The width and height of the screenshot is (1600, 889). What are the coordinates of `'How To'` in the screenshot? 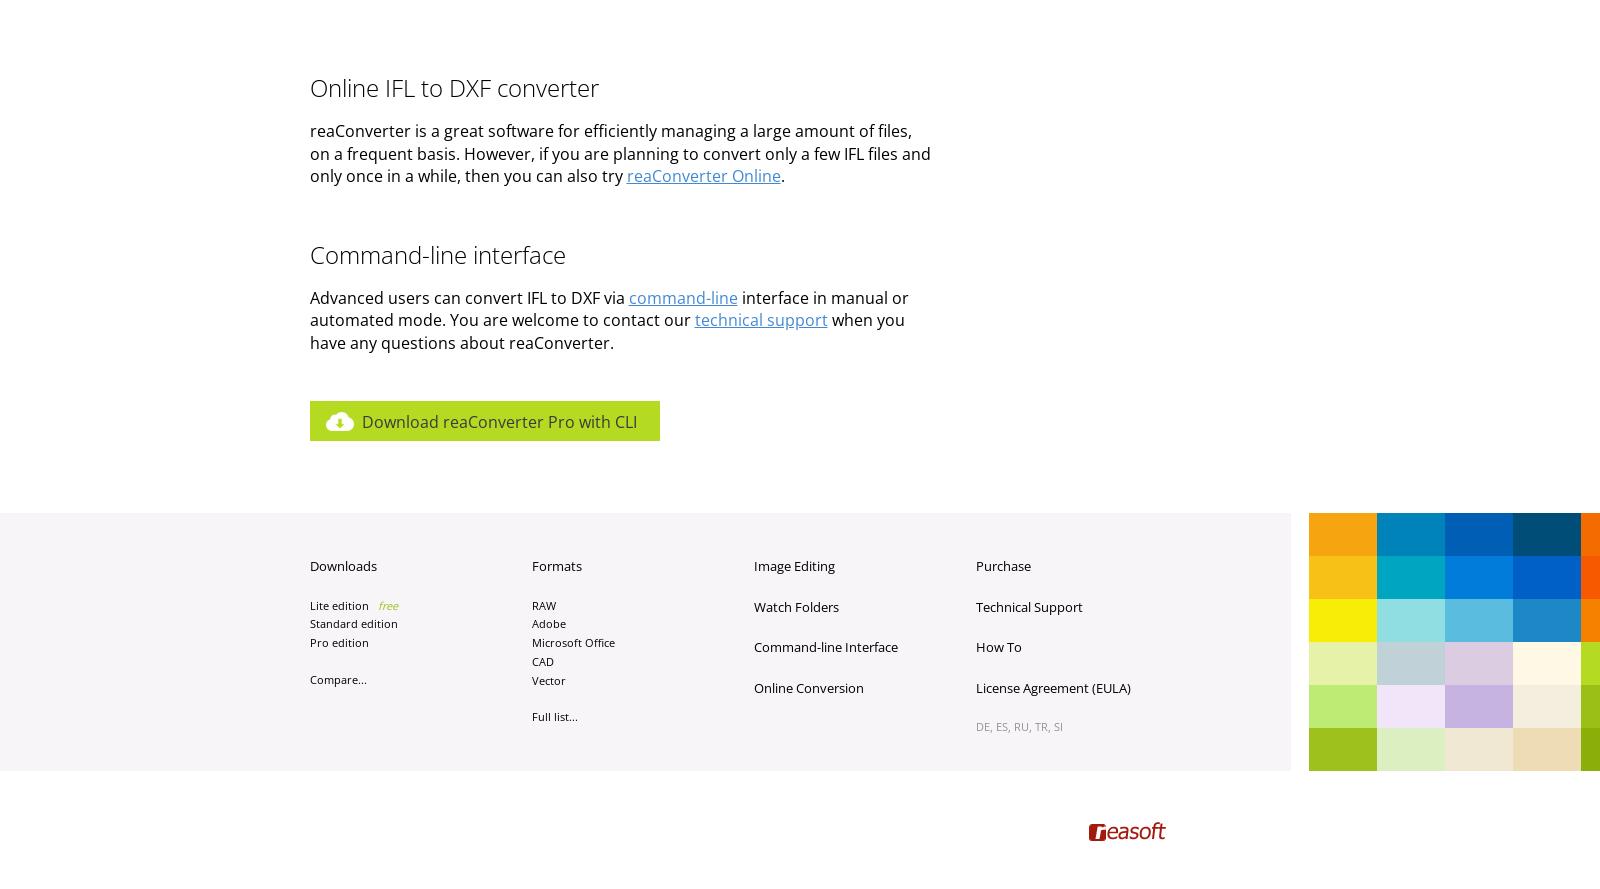 It's located at (997, 647).